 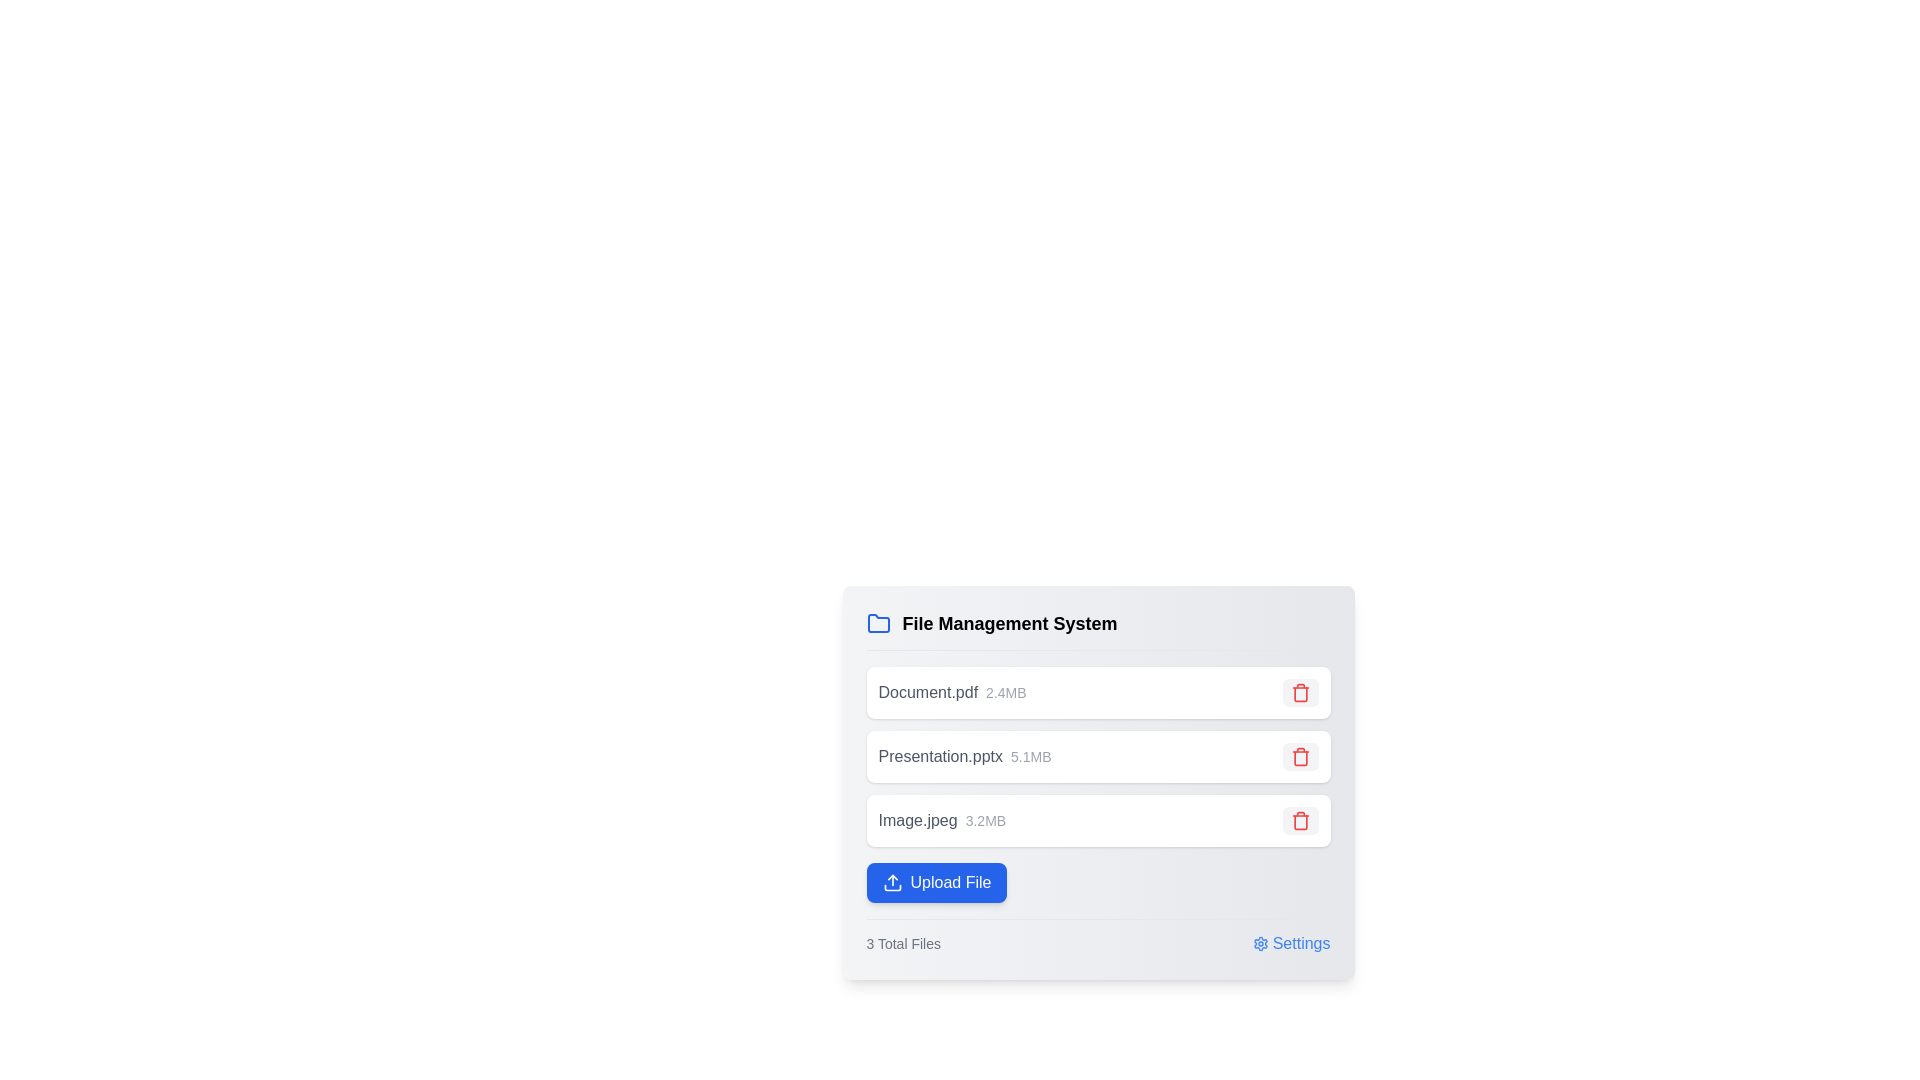 What do you see at coordinates (1300, 821) in the screenshot?
I see `the small red button with a trash can icon located in the last row of the file list, next to the file named 'Image.jpeg'` at bounding box center [1300, 821].